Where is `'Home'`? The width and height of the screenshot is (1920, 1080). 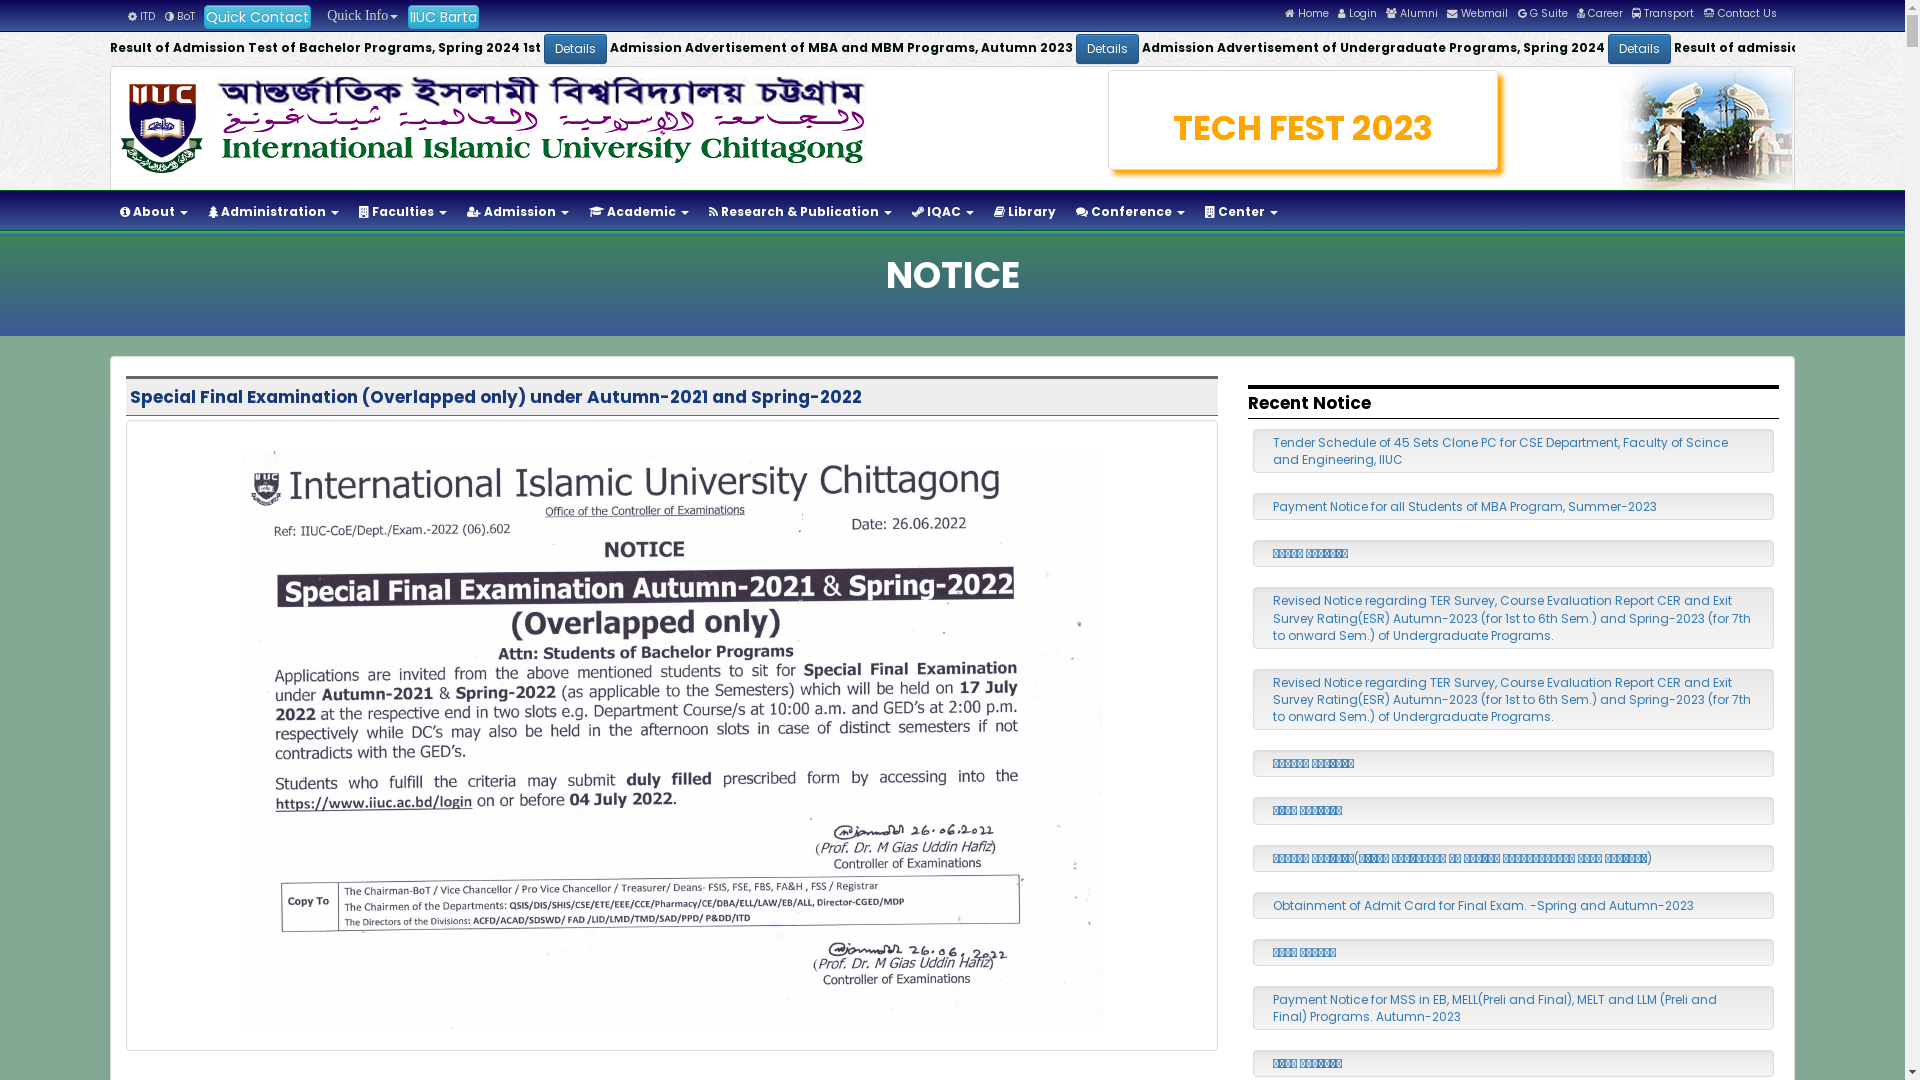
'Home' is located at coordinates (1306, 13).